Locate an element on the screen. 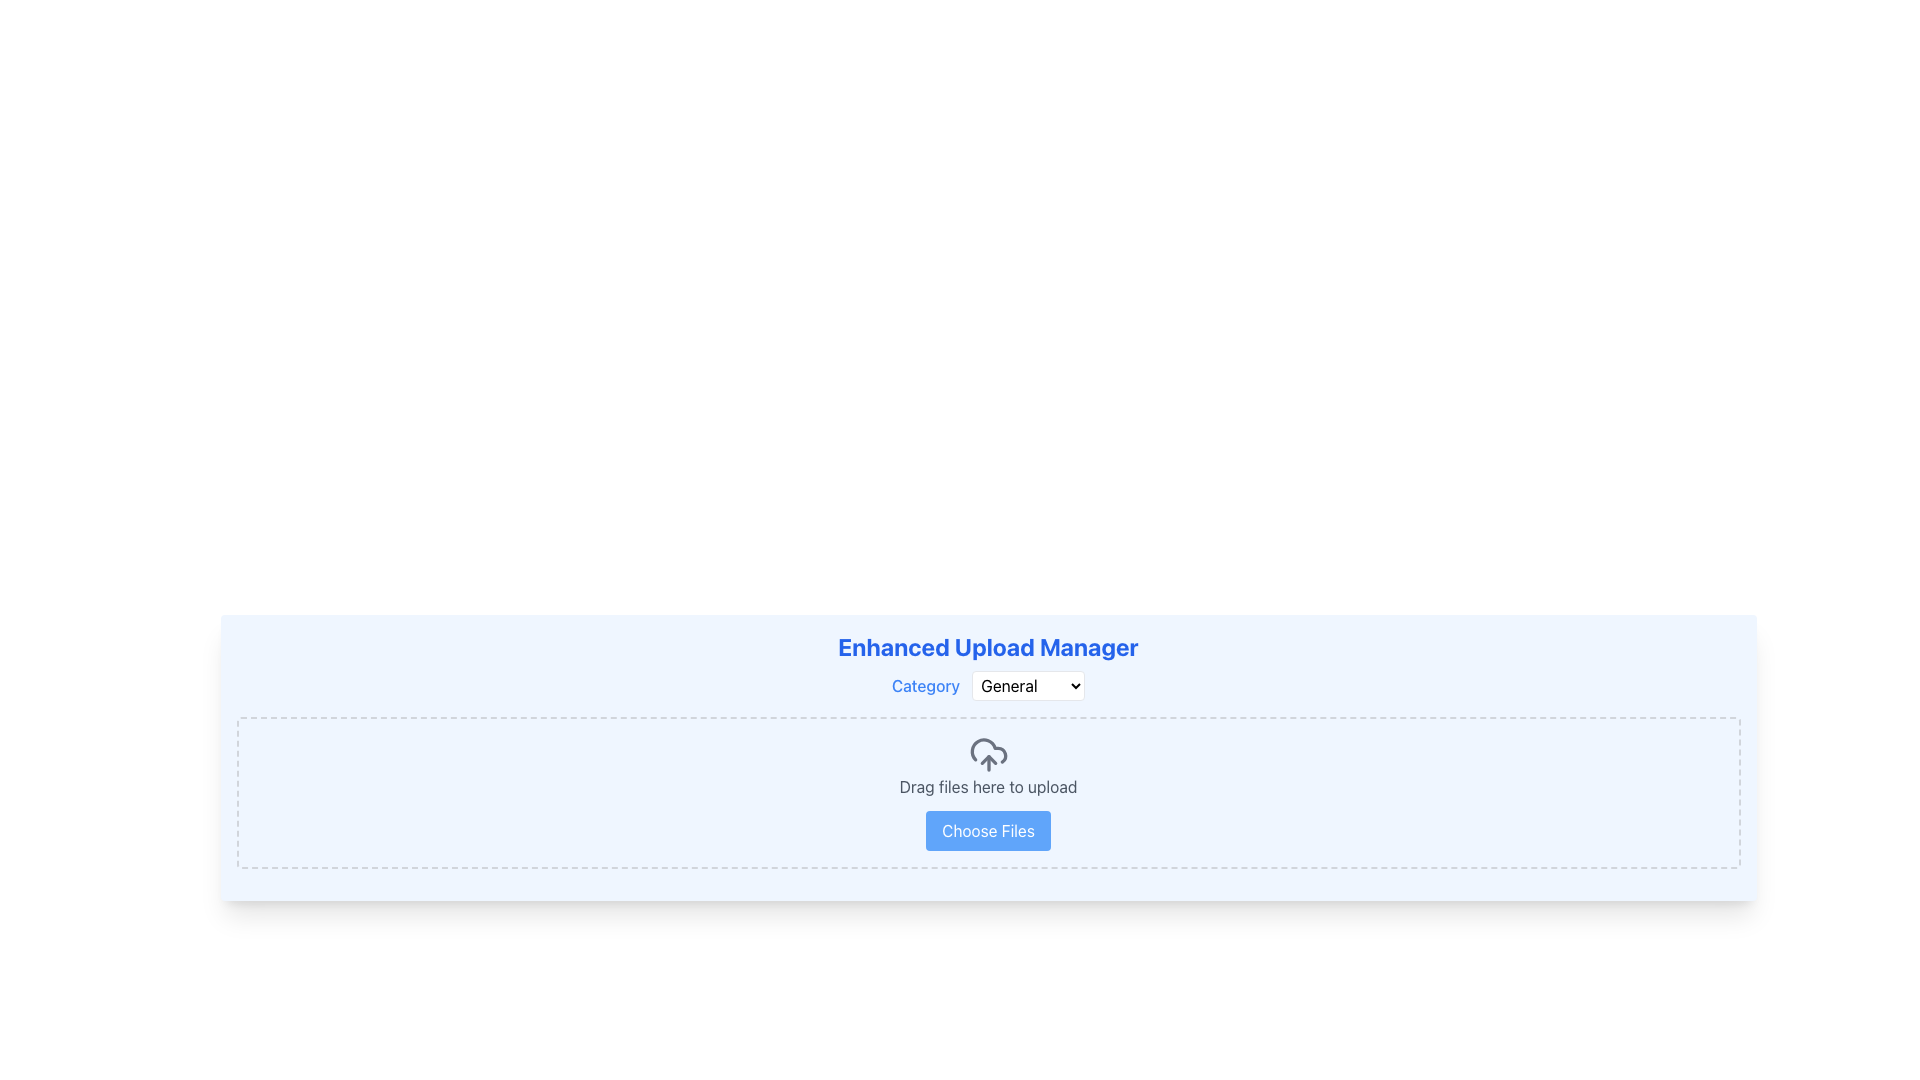 The image size is (1920, 1080). the 'General' dropdown menu is located at coordinates (1028, 685).